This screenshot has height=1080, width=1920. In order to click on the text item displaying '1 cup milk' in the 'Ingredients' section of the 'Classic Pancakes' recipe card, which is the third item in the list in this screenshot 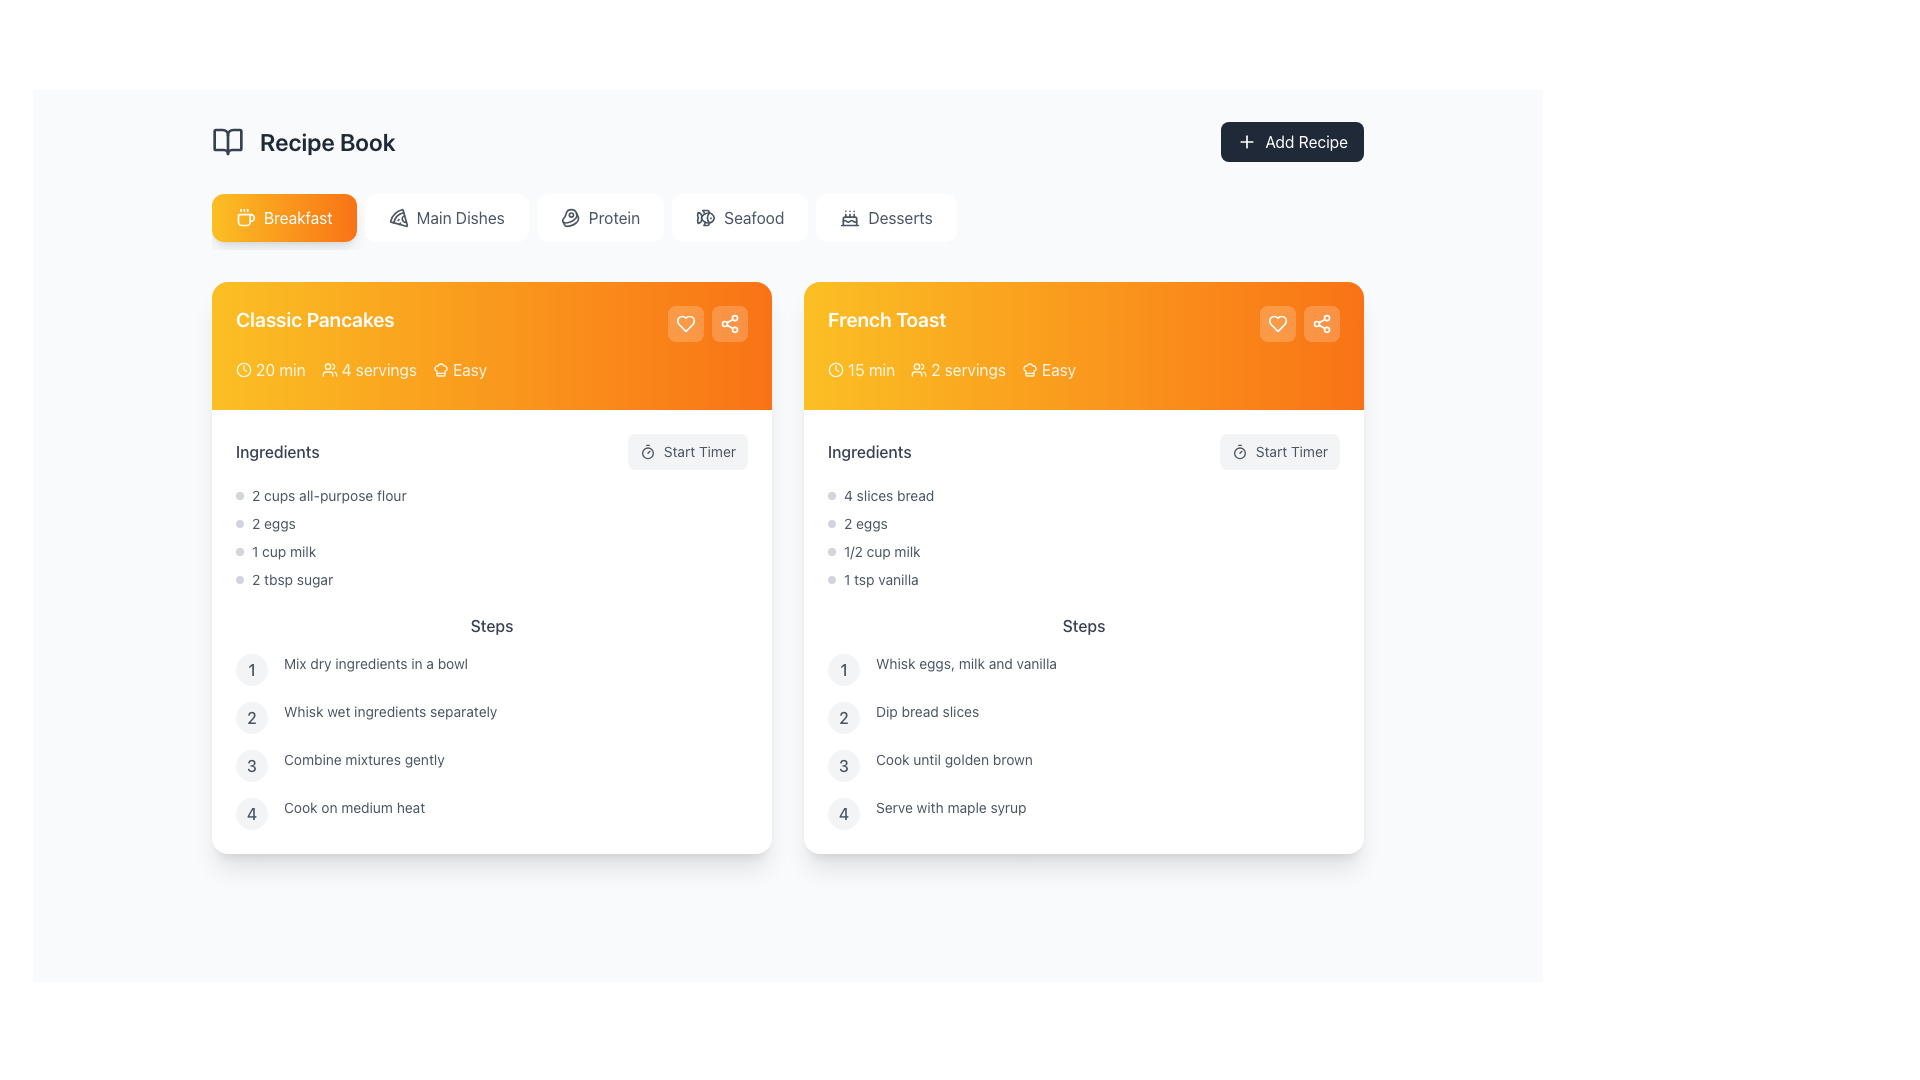, I will do `click(283, 551)`.